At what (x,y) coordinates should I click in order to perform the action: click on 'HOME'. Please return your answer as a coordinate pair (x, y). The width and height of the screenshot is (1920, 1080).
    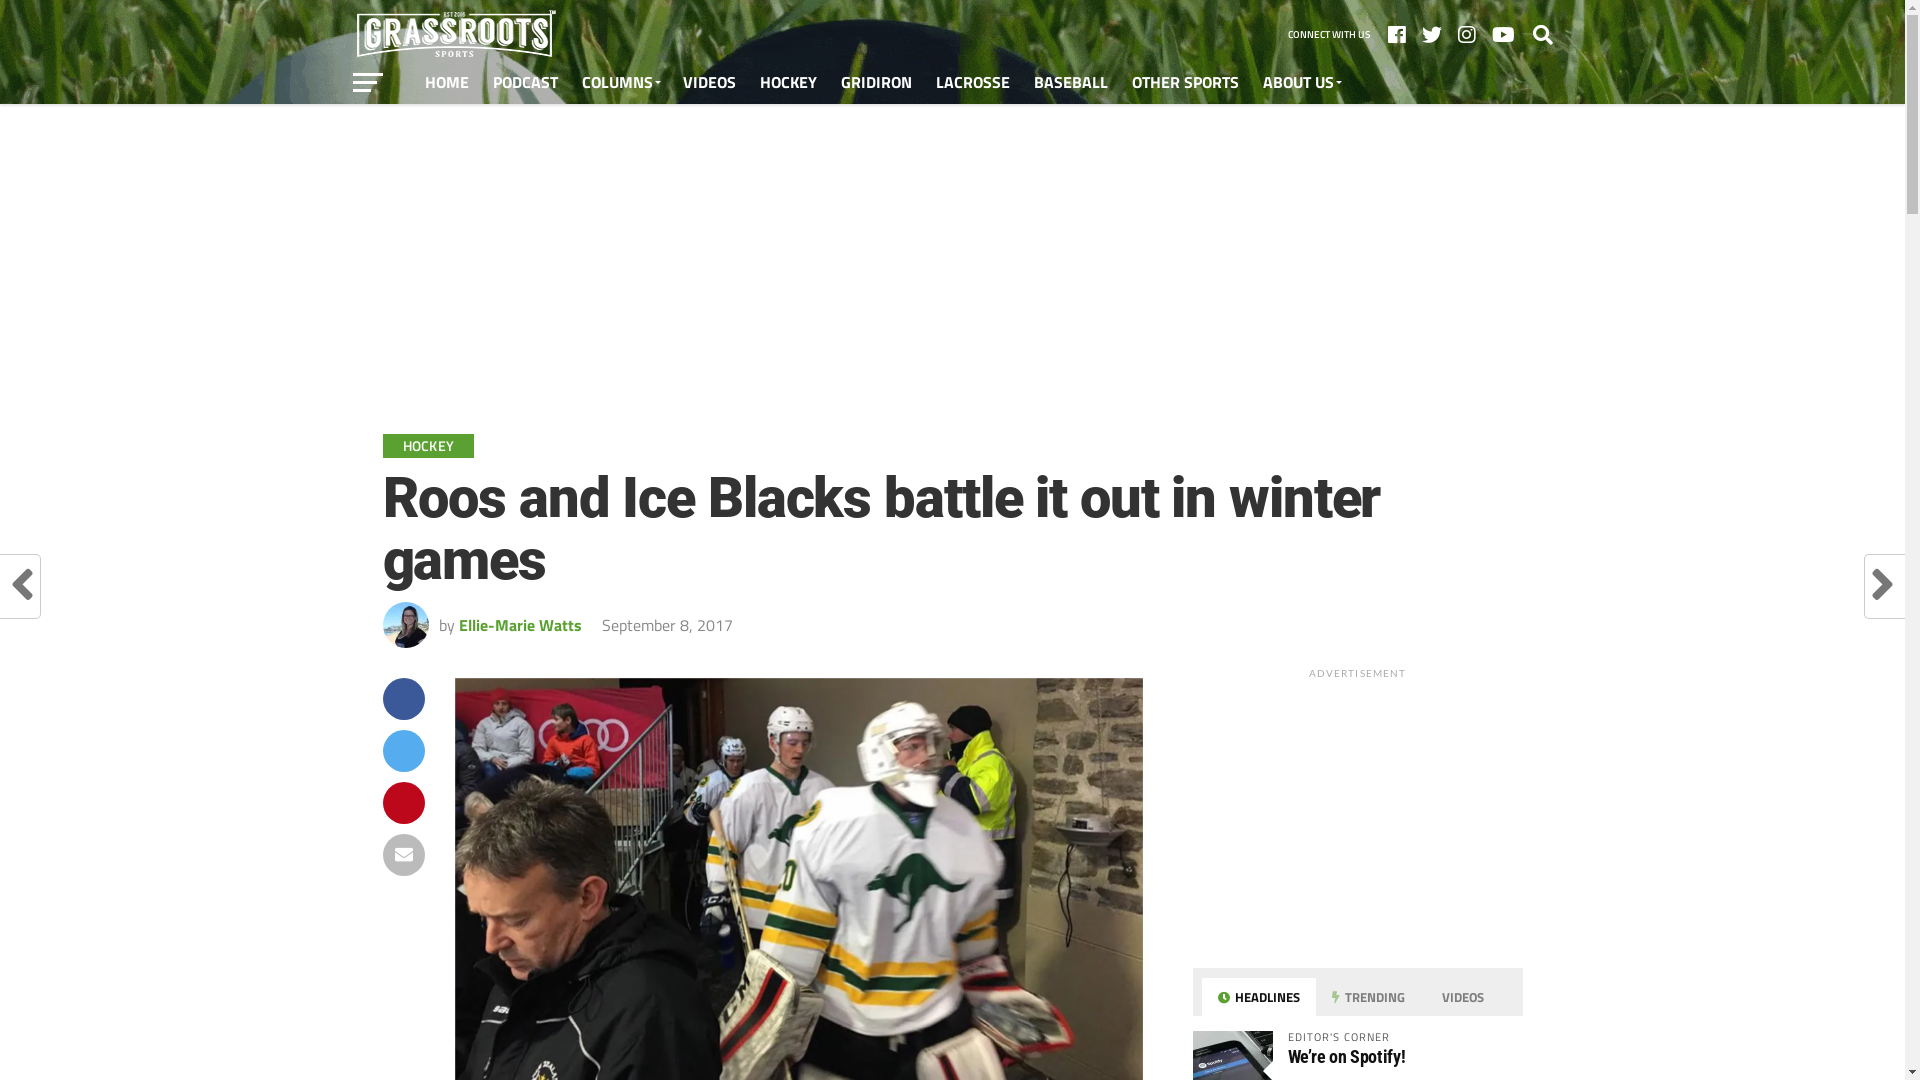
    Looking at the image, I should click on (445, 80).